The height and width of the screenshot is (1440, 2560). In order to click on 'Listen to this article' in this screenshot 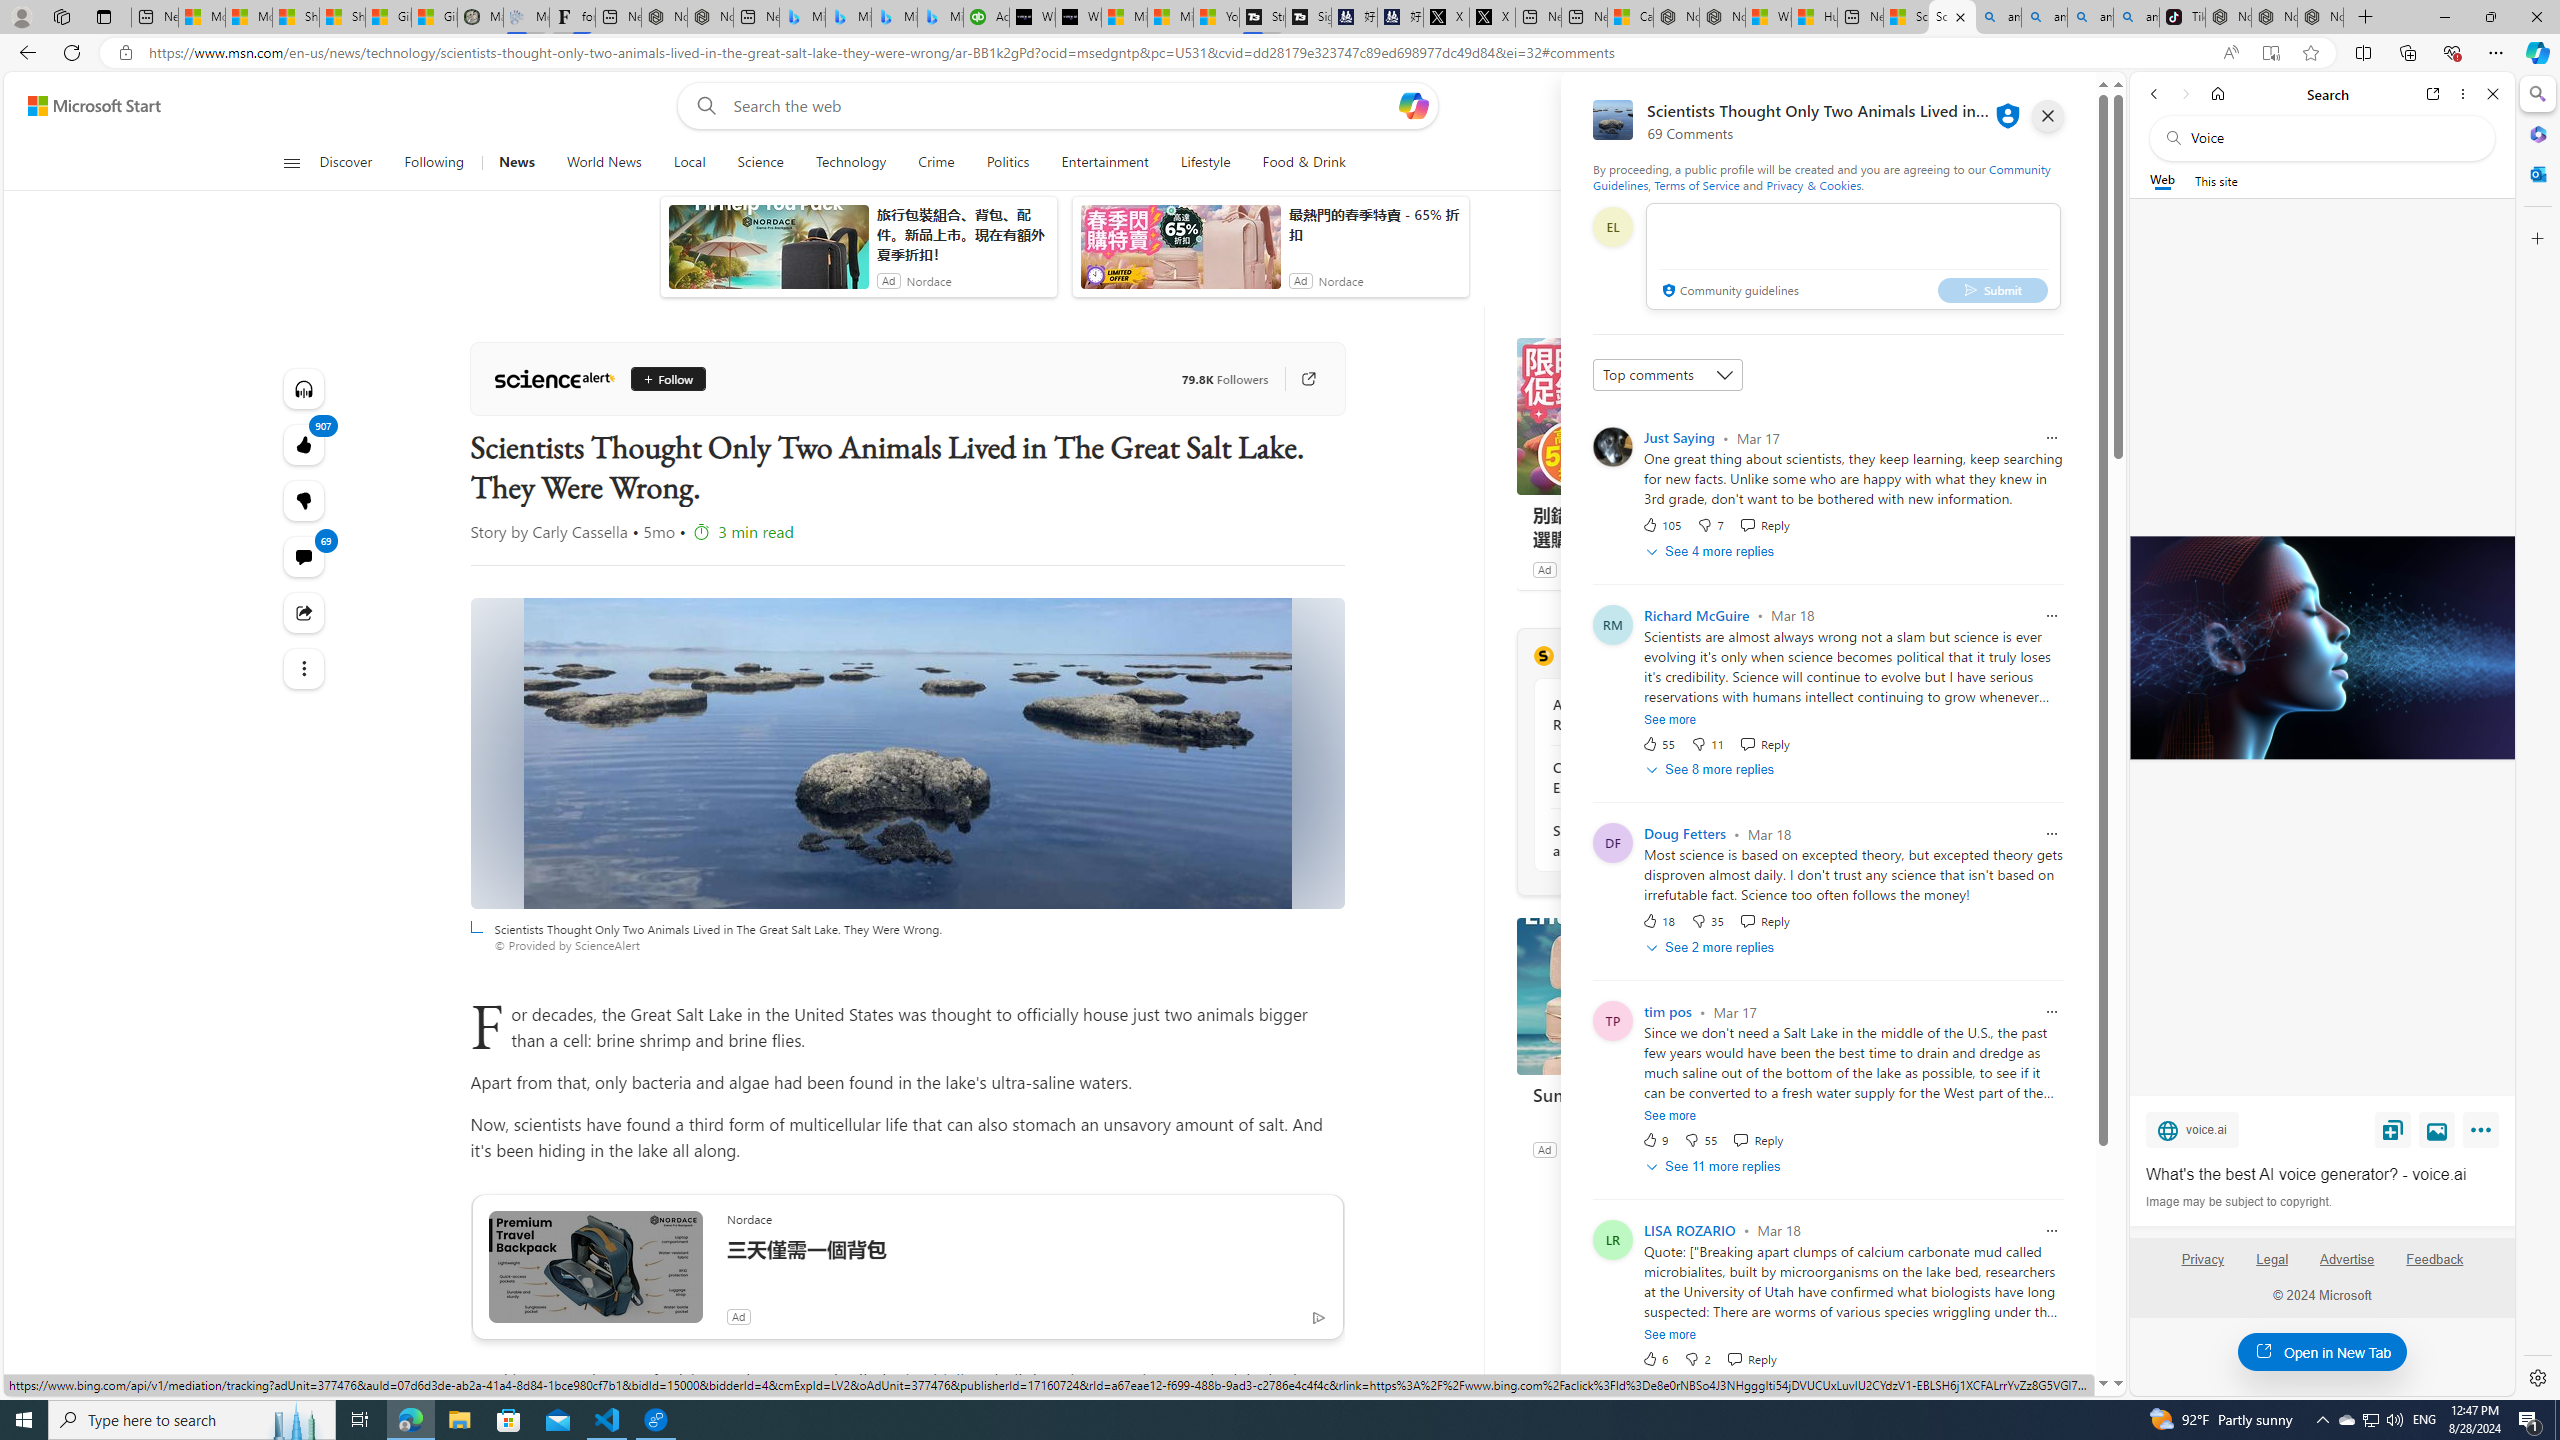, I will do `click(303, 388)`.